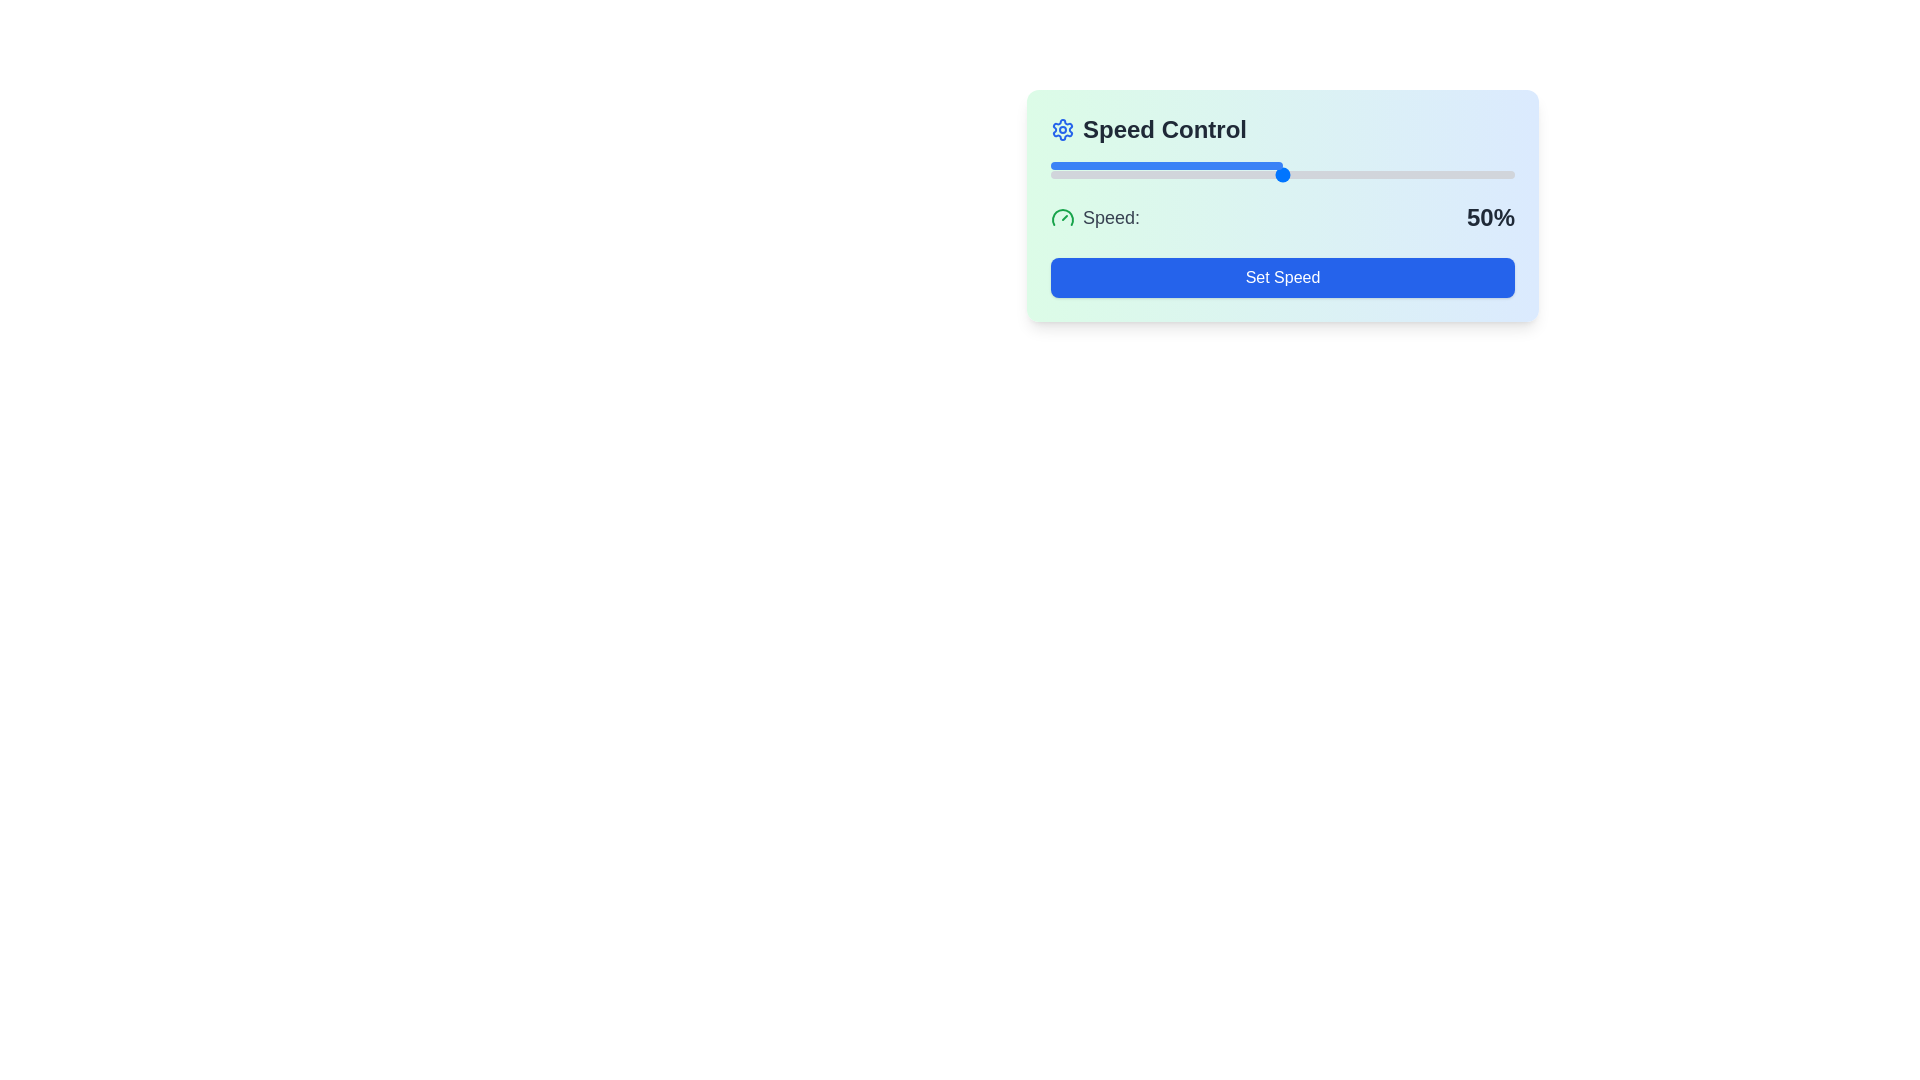  I want to click on the gear icon located to the immediate left of the 'Speed Control' title text, so click(1061, 130).